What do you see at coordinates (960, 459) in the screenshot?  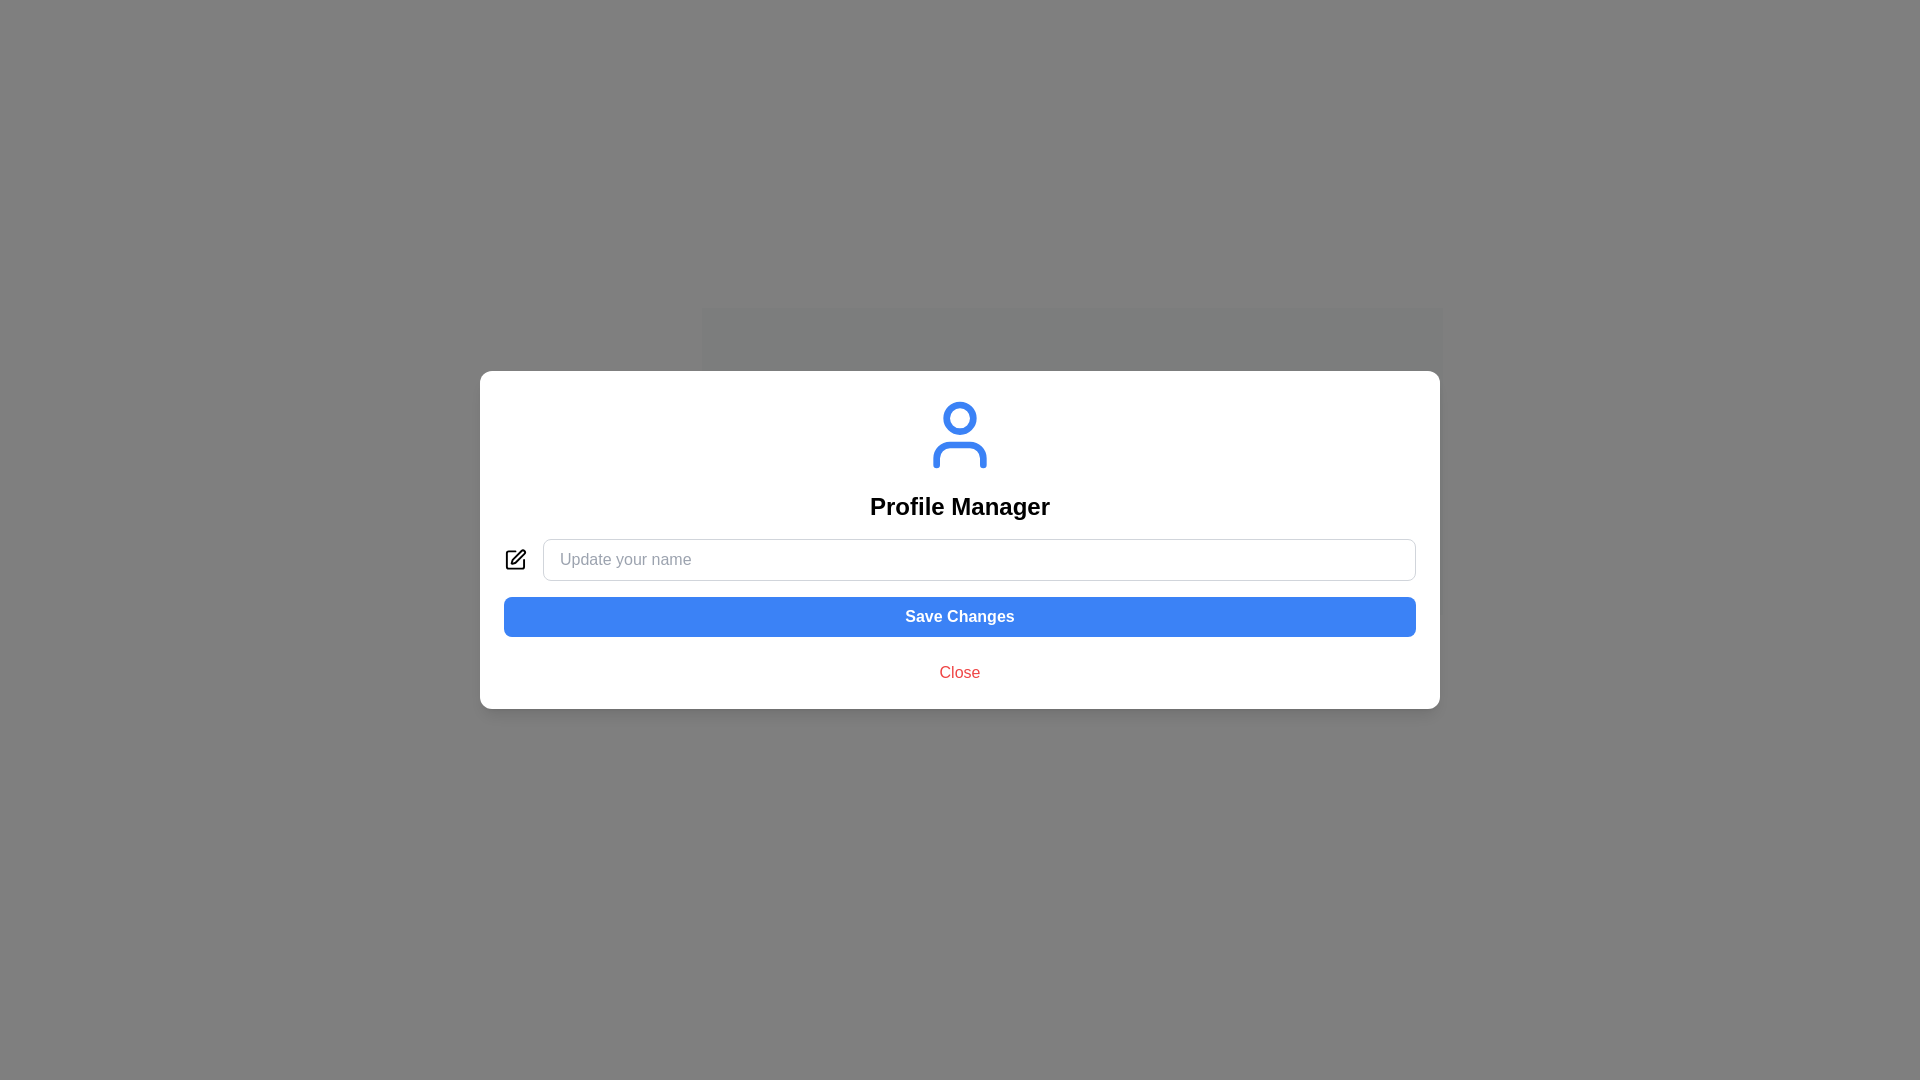 I see `the 'Profile Manager' header section, which features a user silhouette icon above bold black text` at bounding box center [960, 459].